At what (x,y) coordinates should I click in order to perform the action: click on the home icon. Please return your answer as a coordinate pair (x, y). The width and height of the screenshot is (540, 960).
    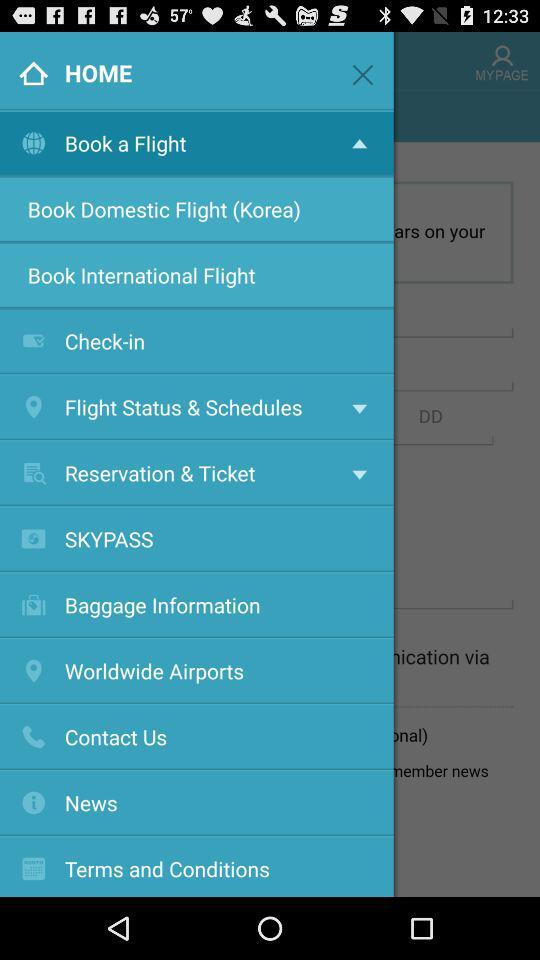
    Looking at the image, I should click on (27, 64).